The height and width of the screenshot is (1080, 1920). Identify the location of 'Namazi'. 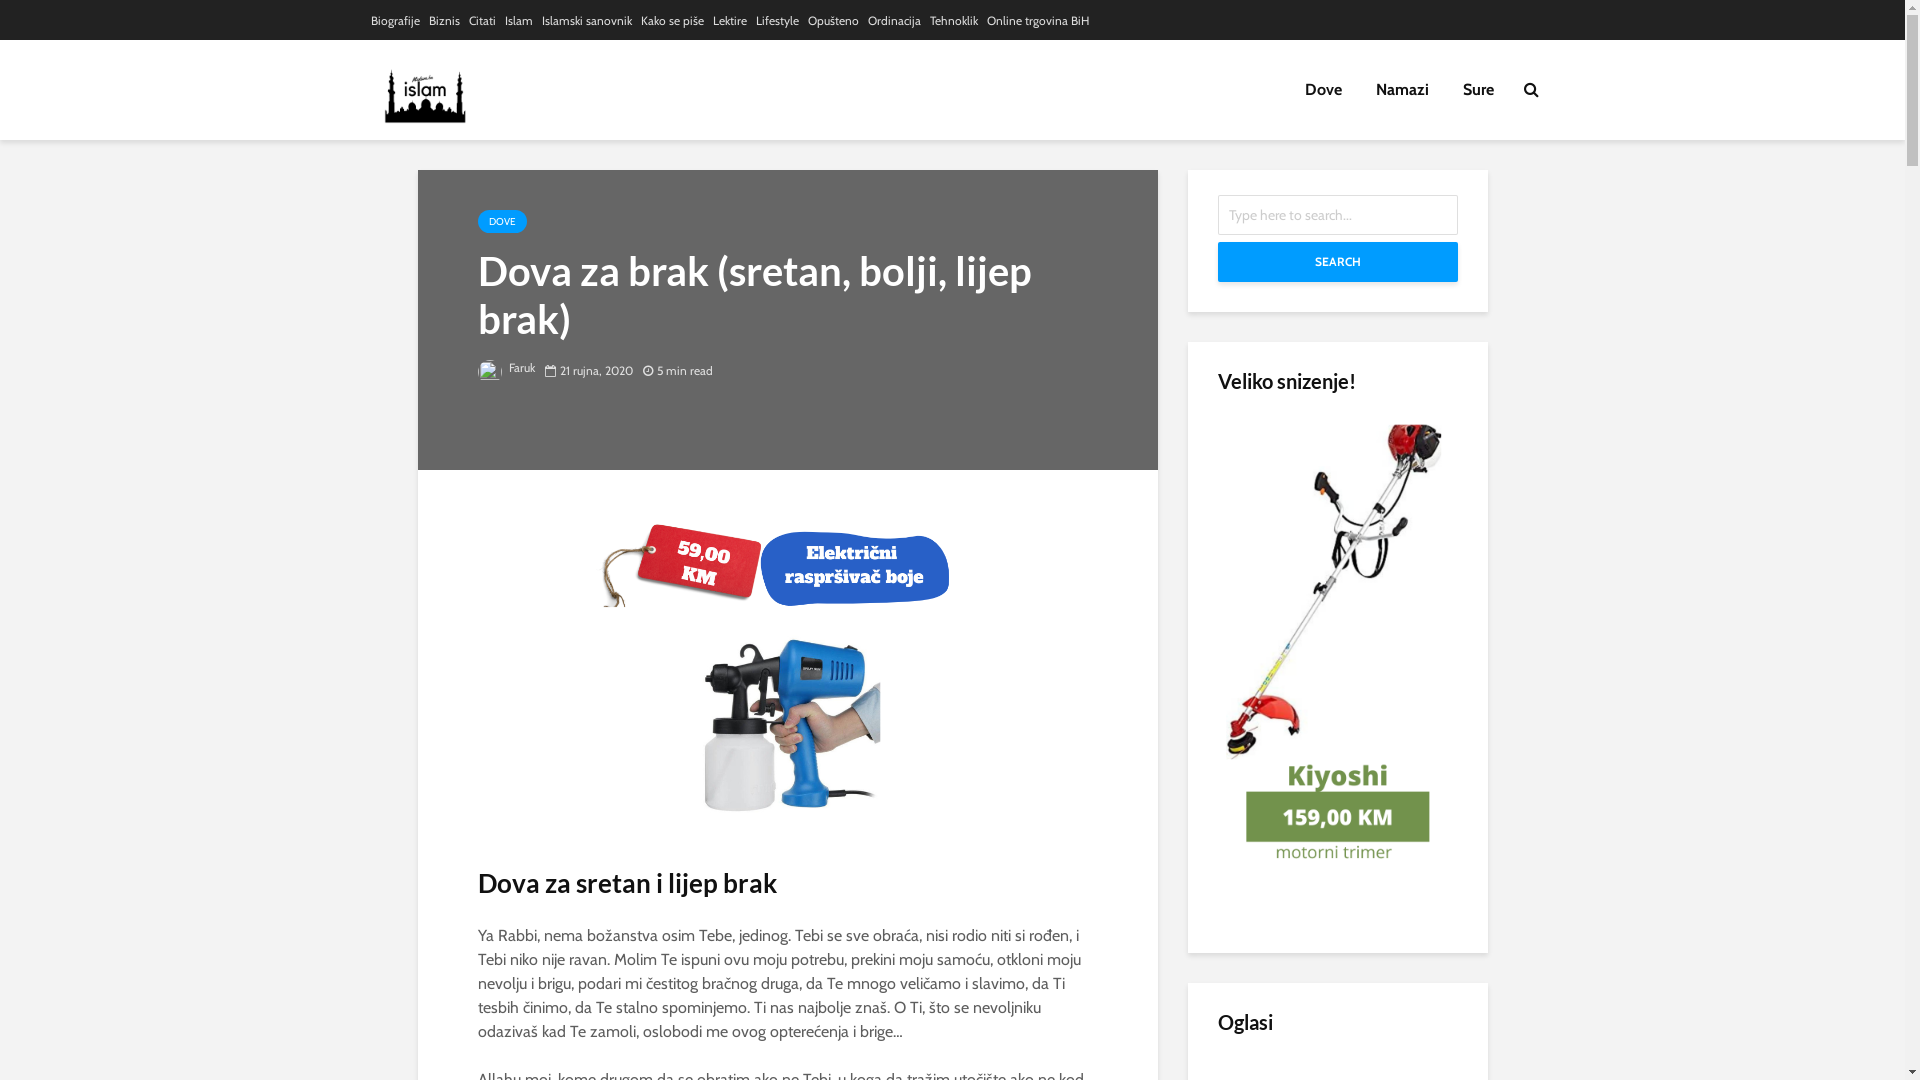
(1400, 88).